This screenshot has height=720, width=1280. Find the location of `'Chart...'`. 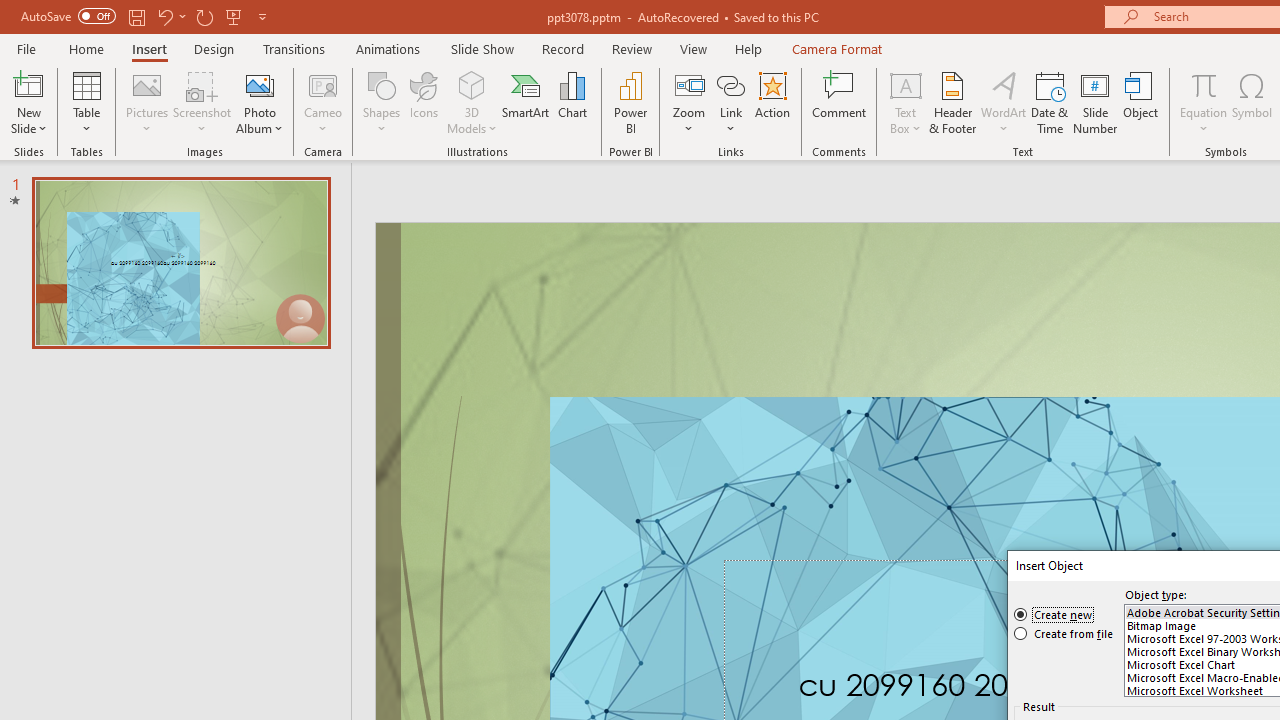

'Chart...' is located at coordinates (571, 103).